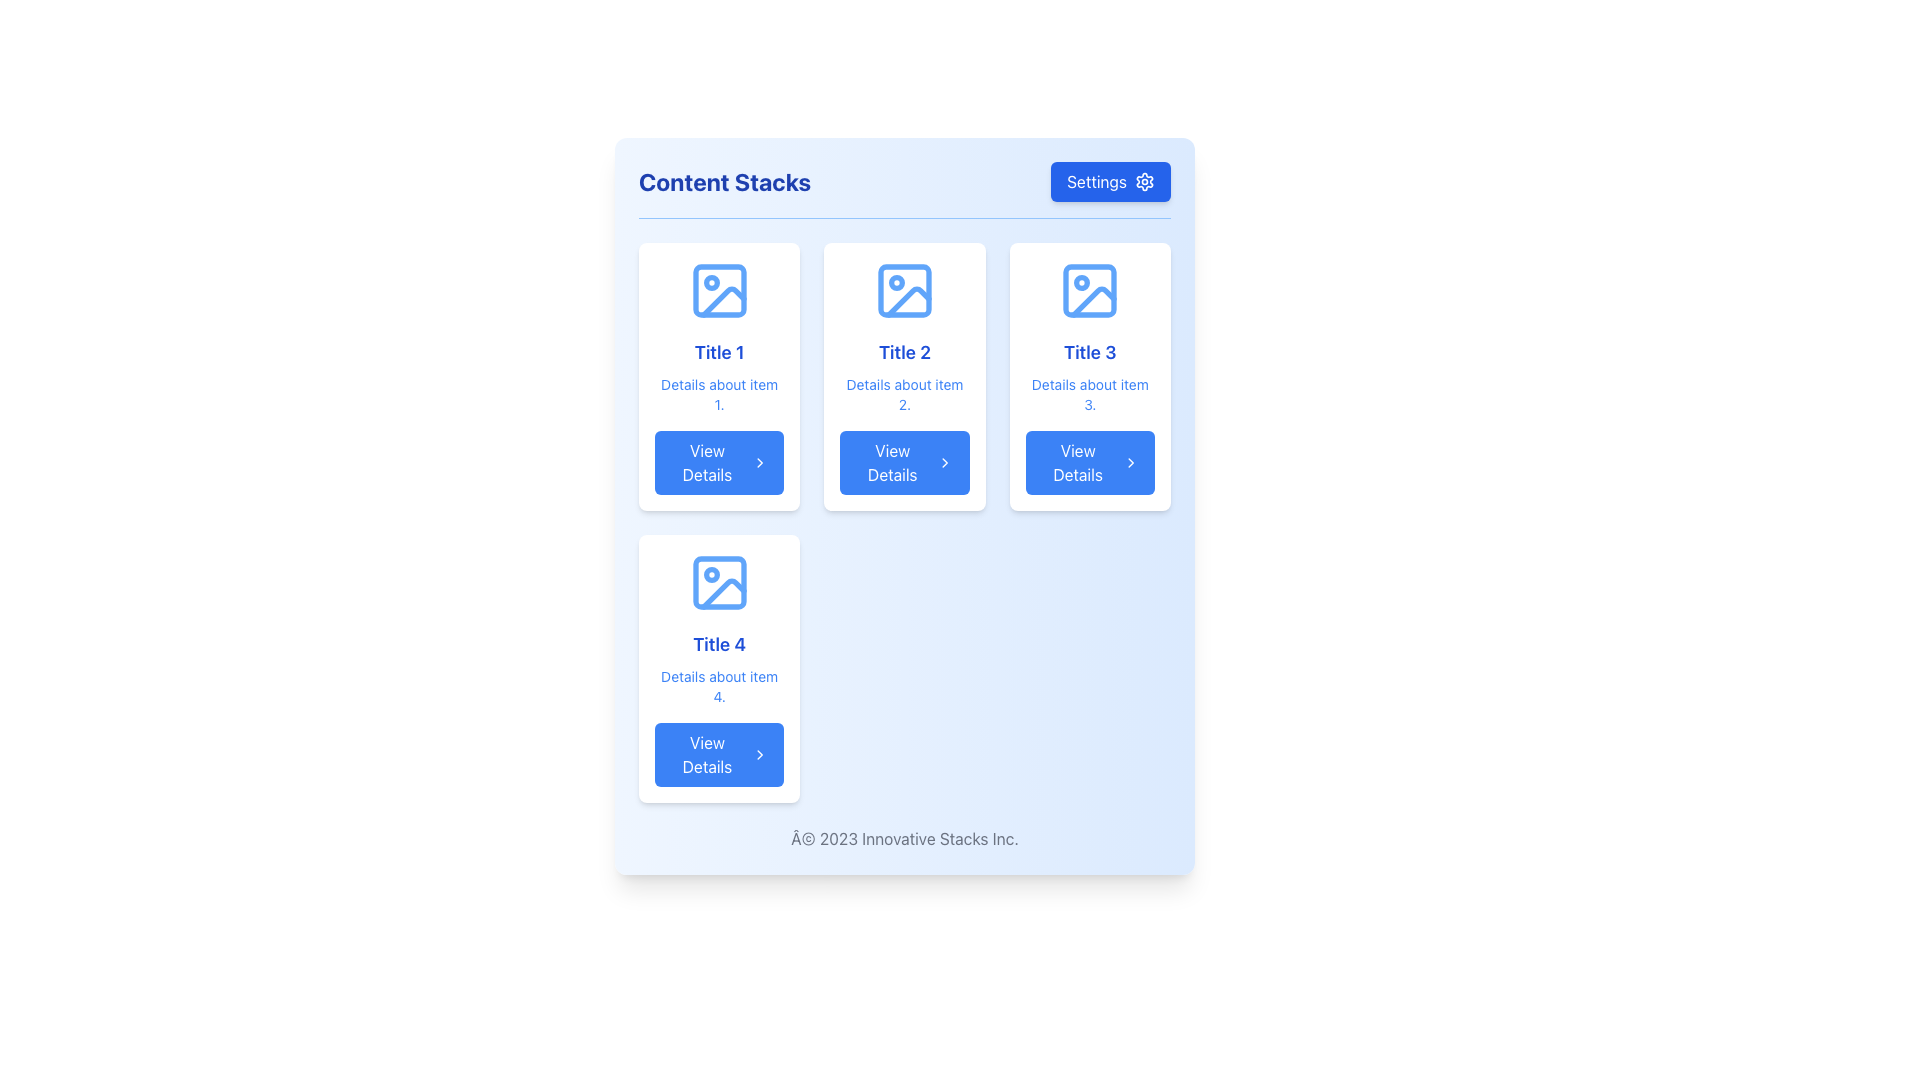 The width and height of the screenshot is (1920, 1080). What do you see at coordinates (903, 290) in the screenshot?
I see `the decorative element that is a light blue rectangle with rounded corners, which serves as the background for the second image icon in the grid beneath the 'Content Stacks' title` at bounding box center [903, 290].